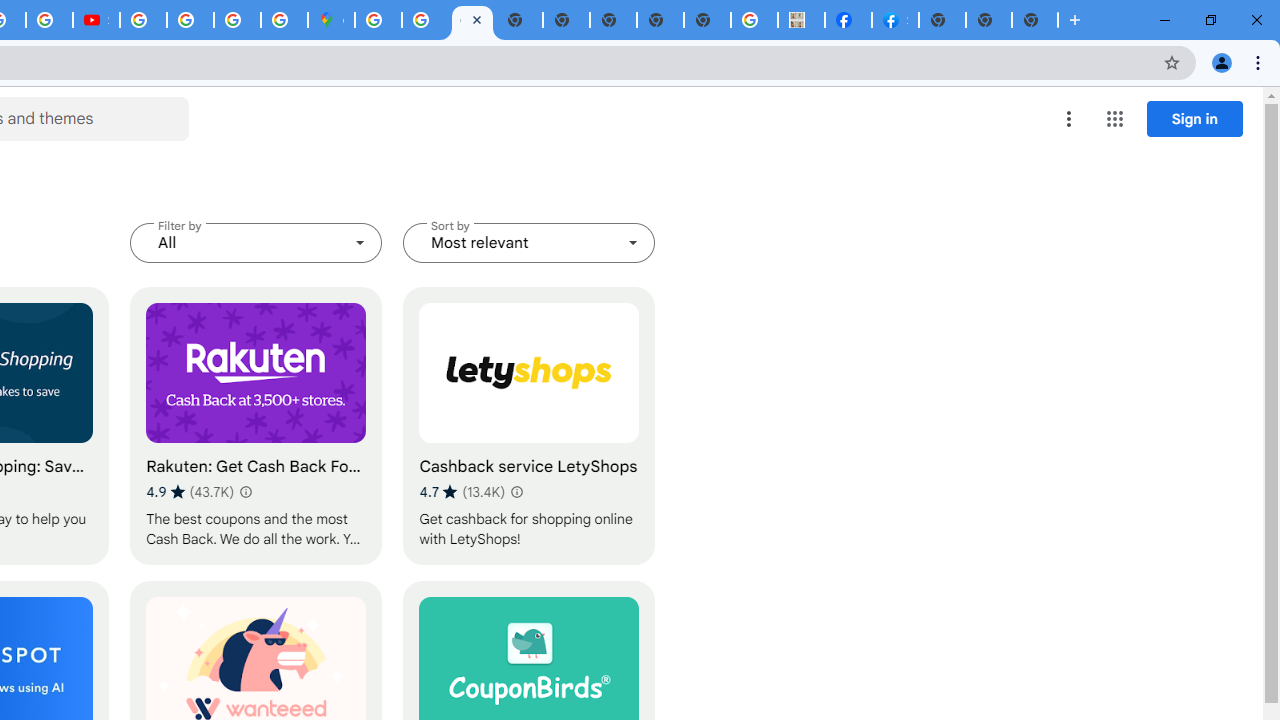 The width and height of the screenshot is (1280, 720). I want to click on 'Average rating 4.9 out of 5 stars. 43.7K ratings.', so click(190, 491).